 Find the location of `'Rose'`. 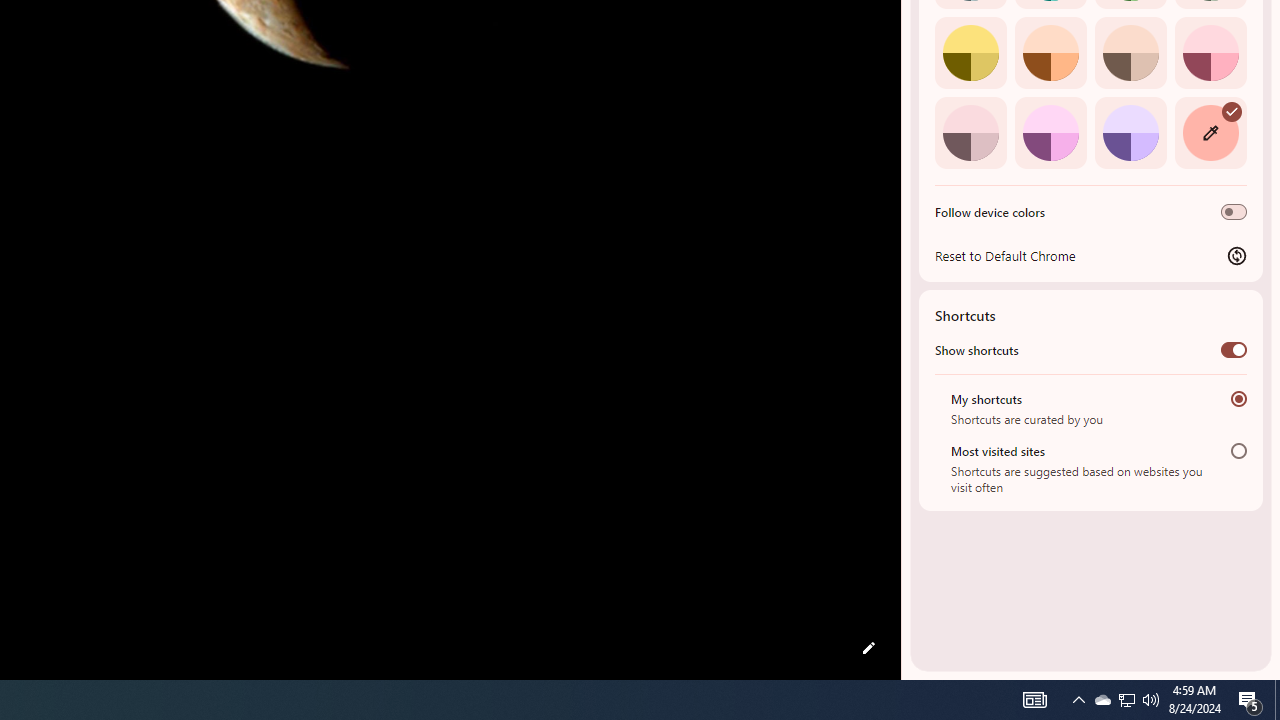

'Rose' is located at coordinates (1209, 51).